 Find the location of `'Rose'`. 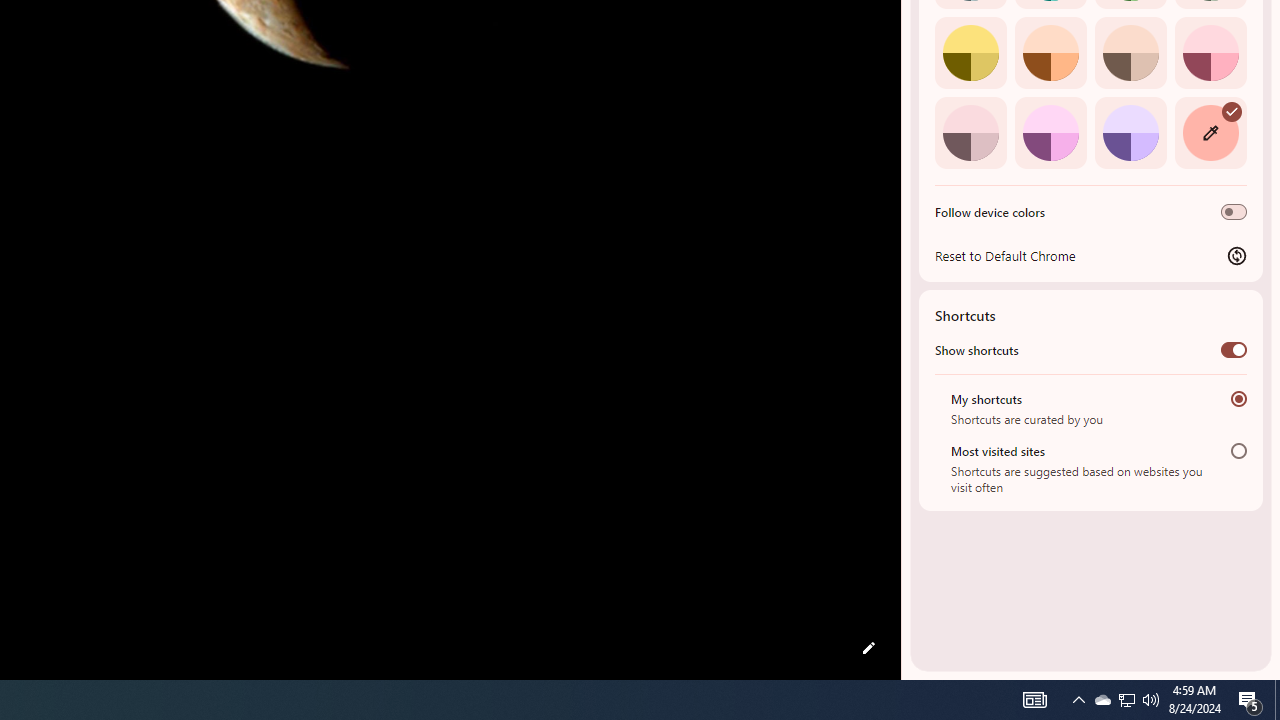

'Rose' is located at coordinates (1209, 51).